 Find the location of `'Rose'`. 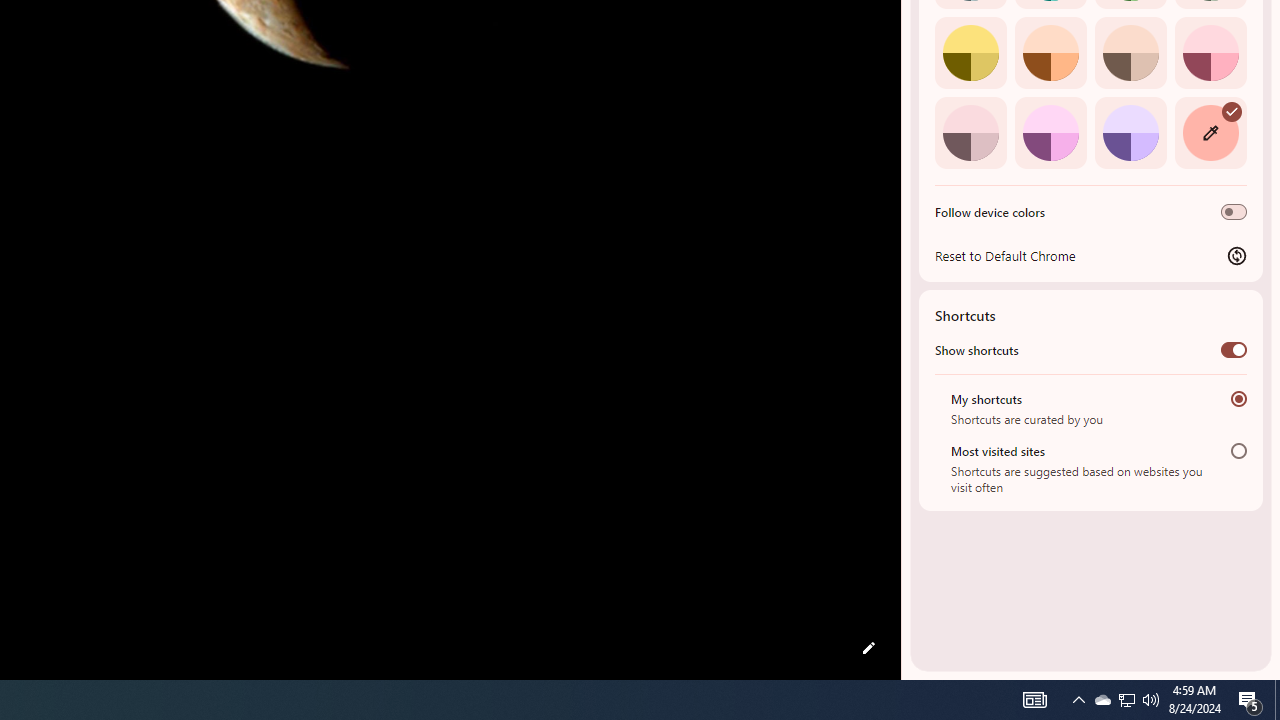

'Rose' is located at coordinates (1209, 51).